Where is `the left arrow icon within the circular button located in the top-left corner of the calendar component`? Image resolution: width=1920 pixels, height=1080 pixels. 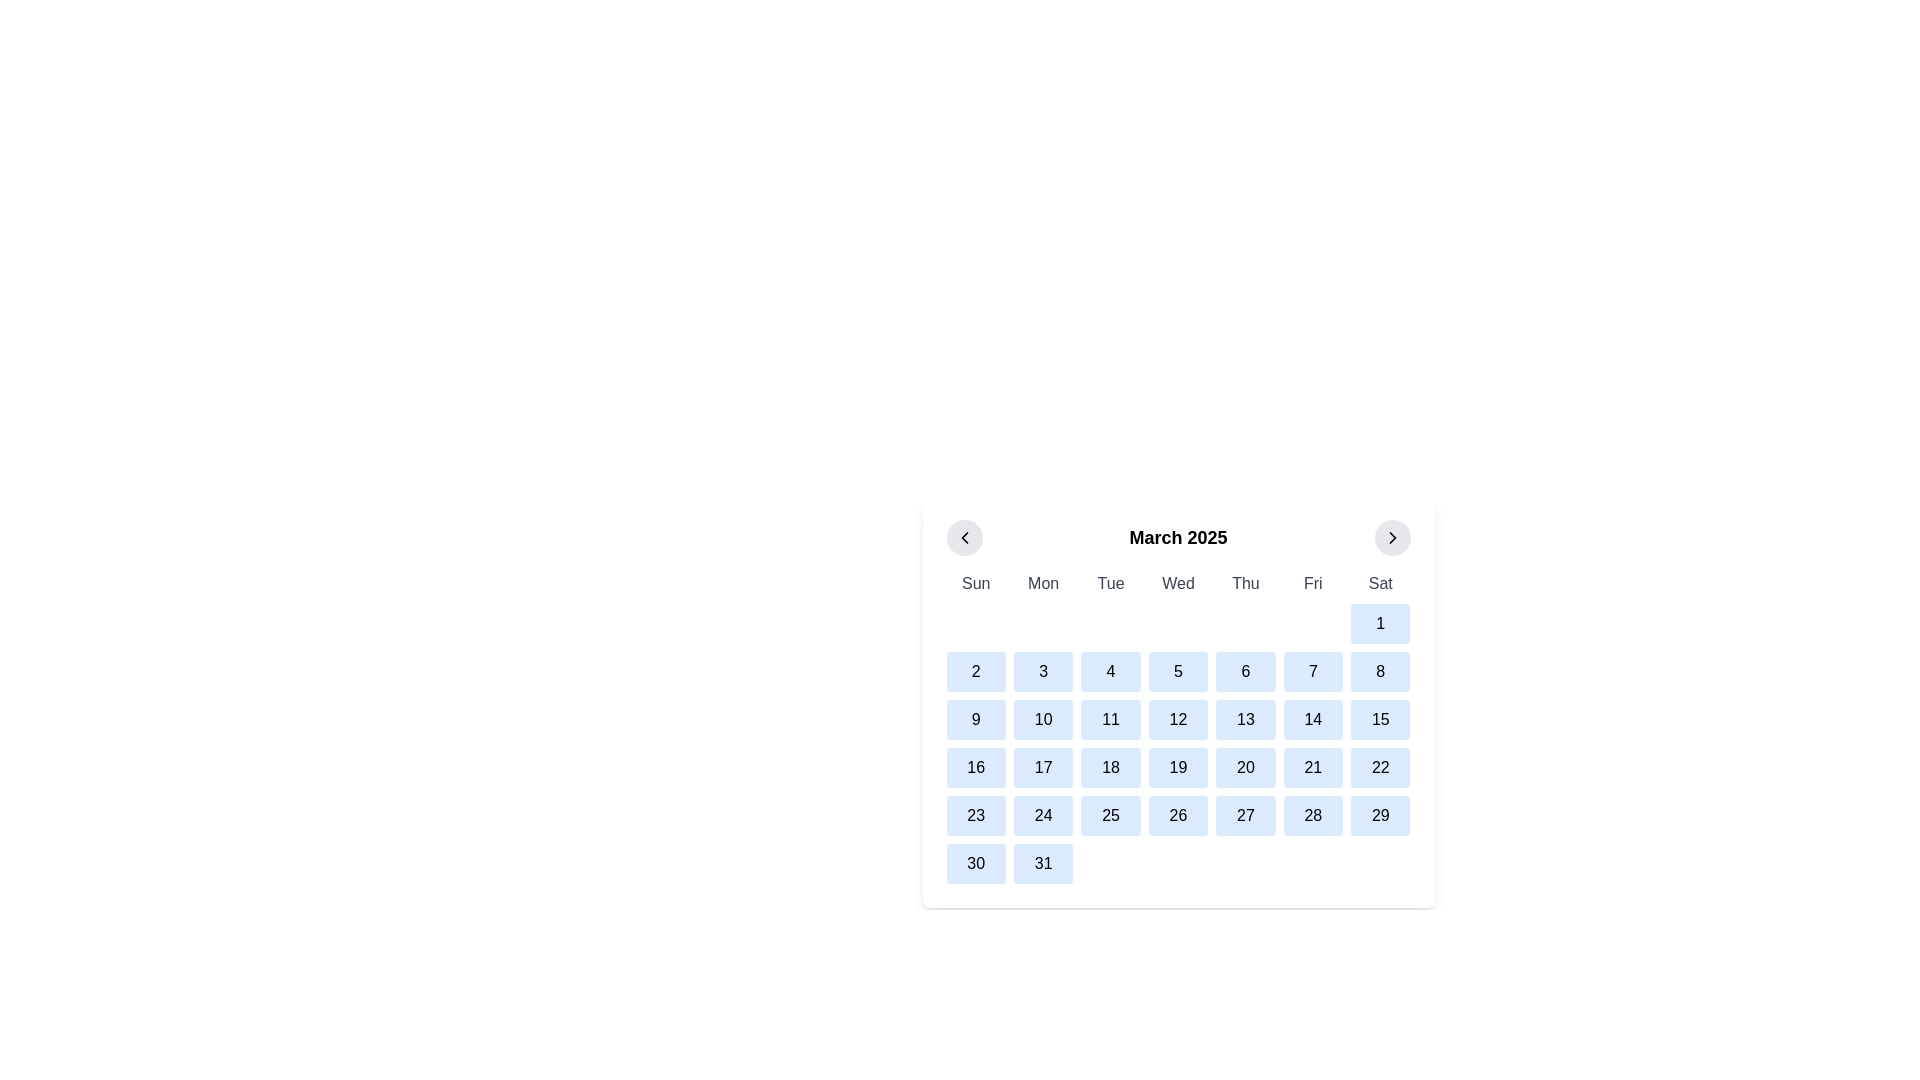
the left arrow icon within the circular button located in the top-left corner of the calendar component is located at coordinates (964, 536).